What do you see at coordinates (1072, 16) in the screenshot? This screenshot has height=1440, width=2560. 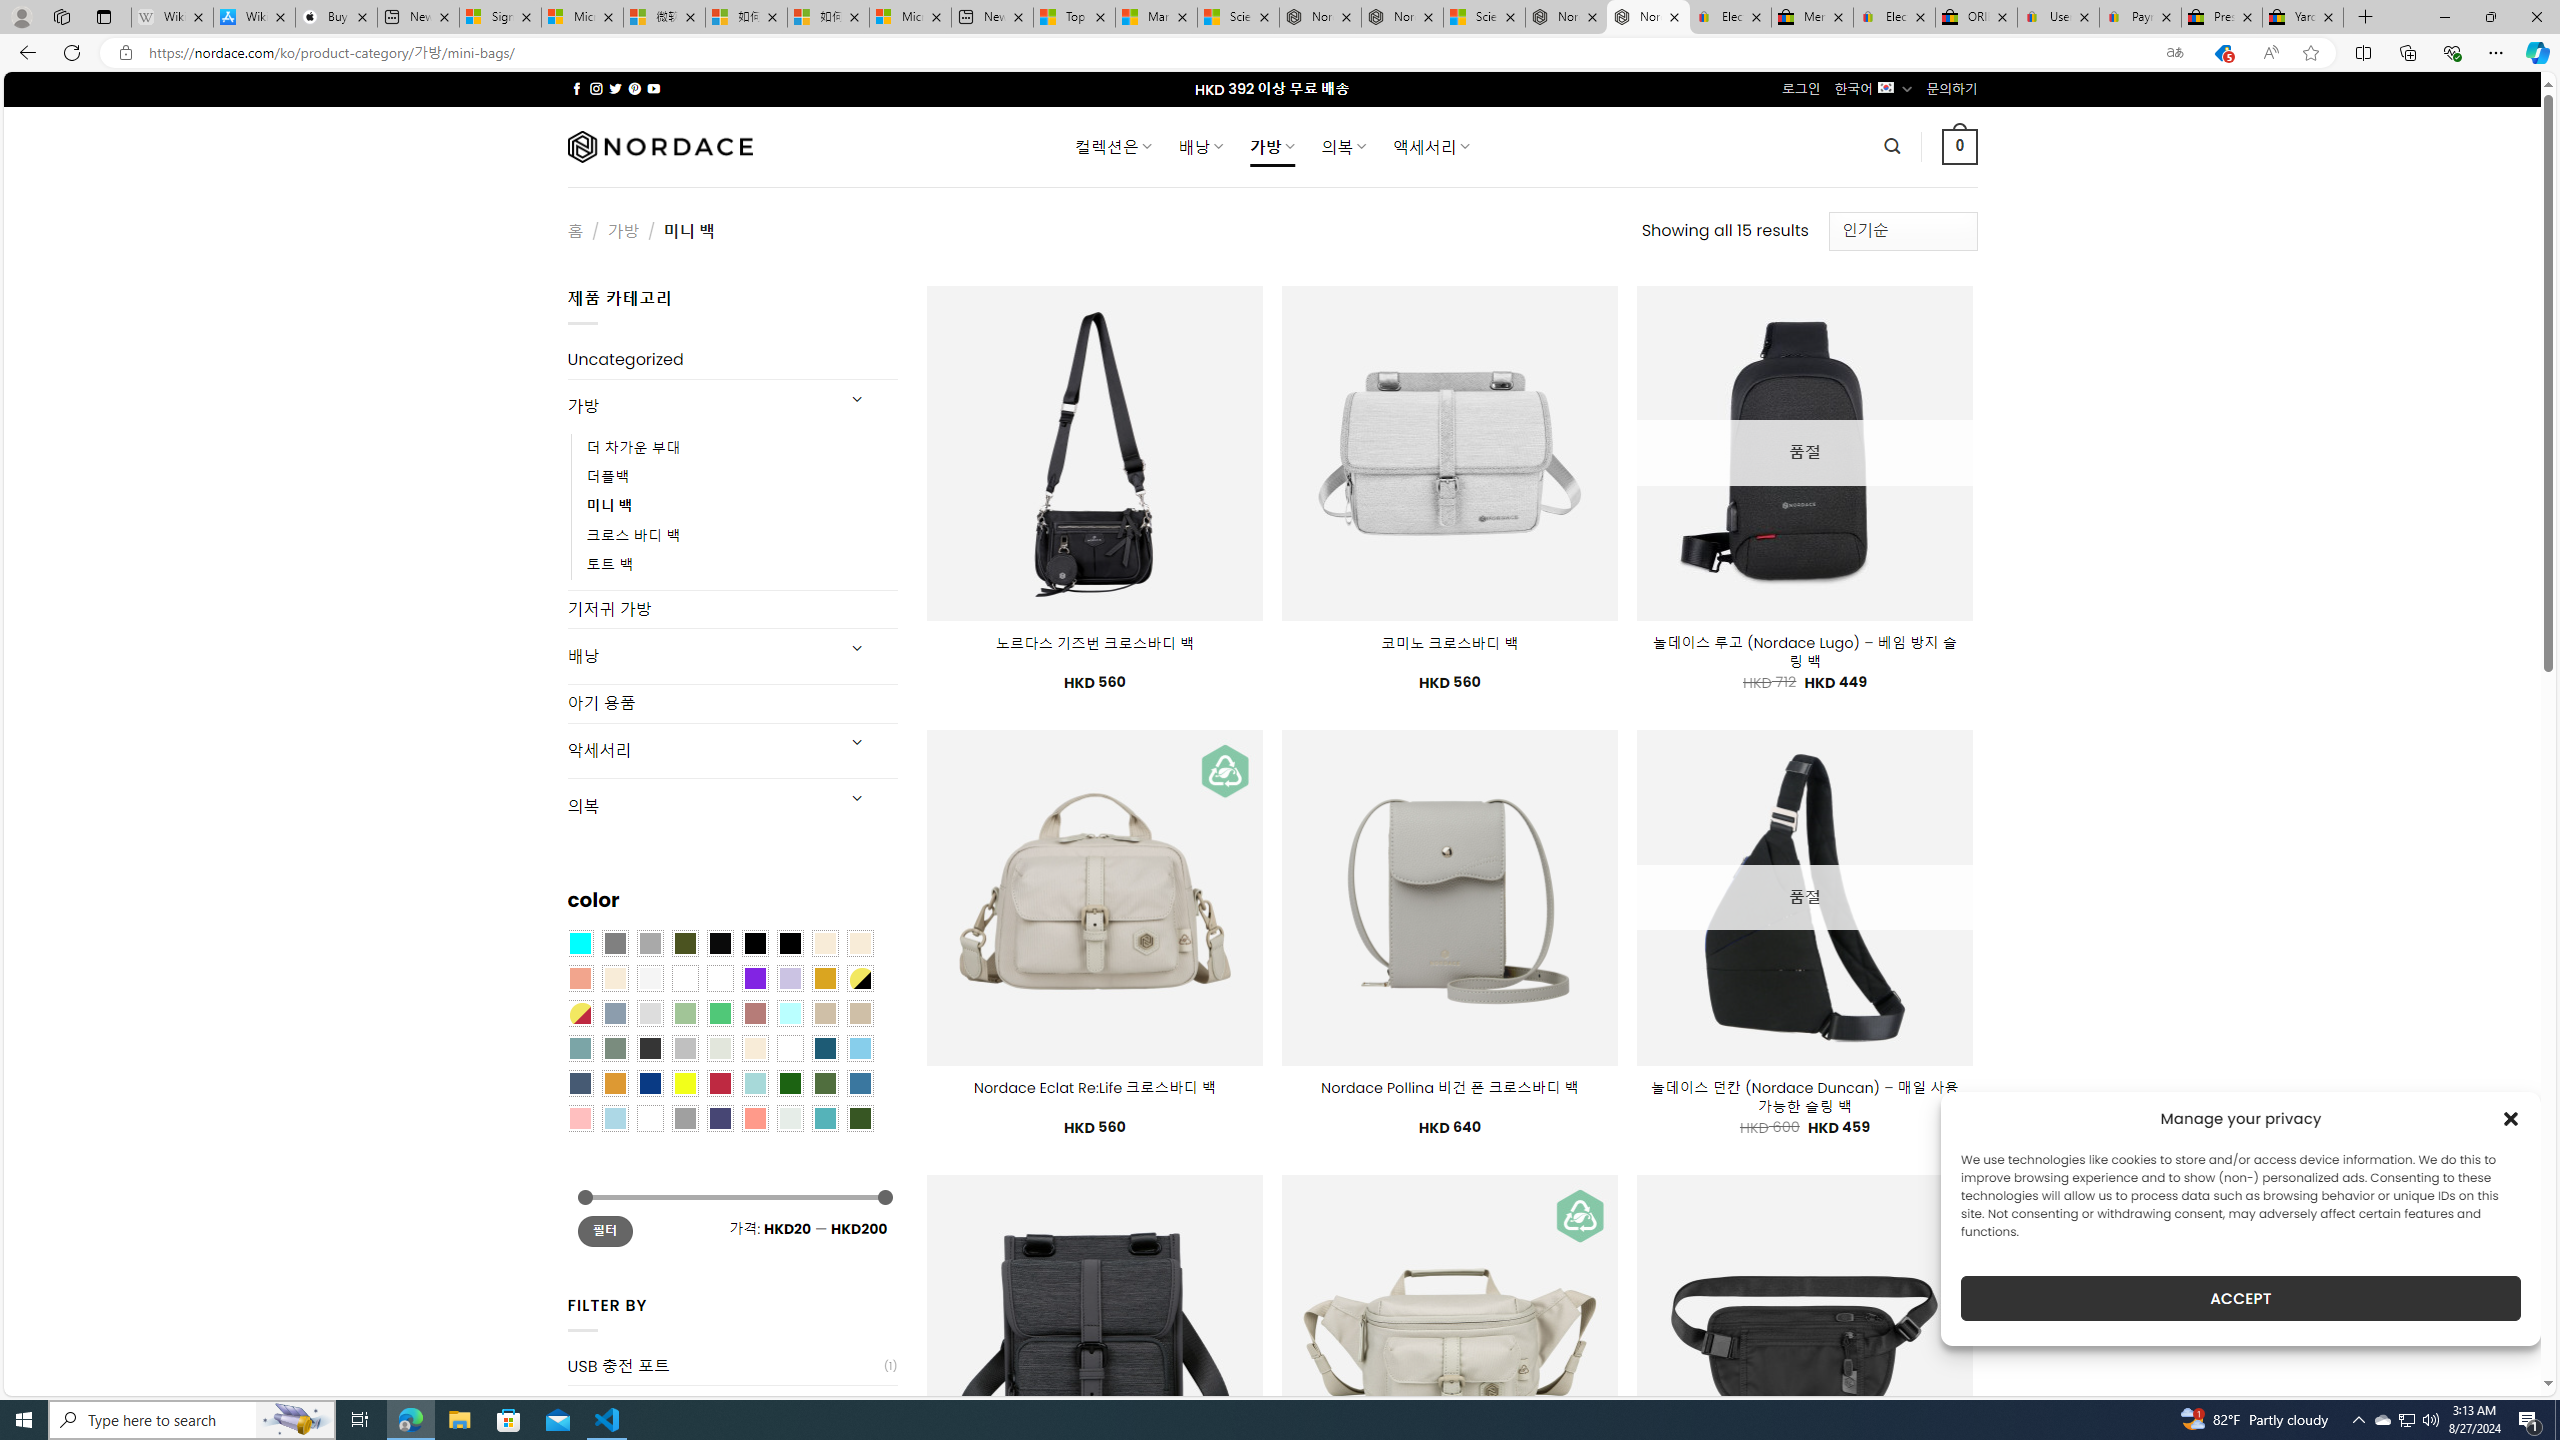 I see `'Top Stories - MSN'` at bounding box center [1072, 16].